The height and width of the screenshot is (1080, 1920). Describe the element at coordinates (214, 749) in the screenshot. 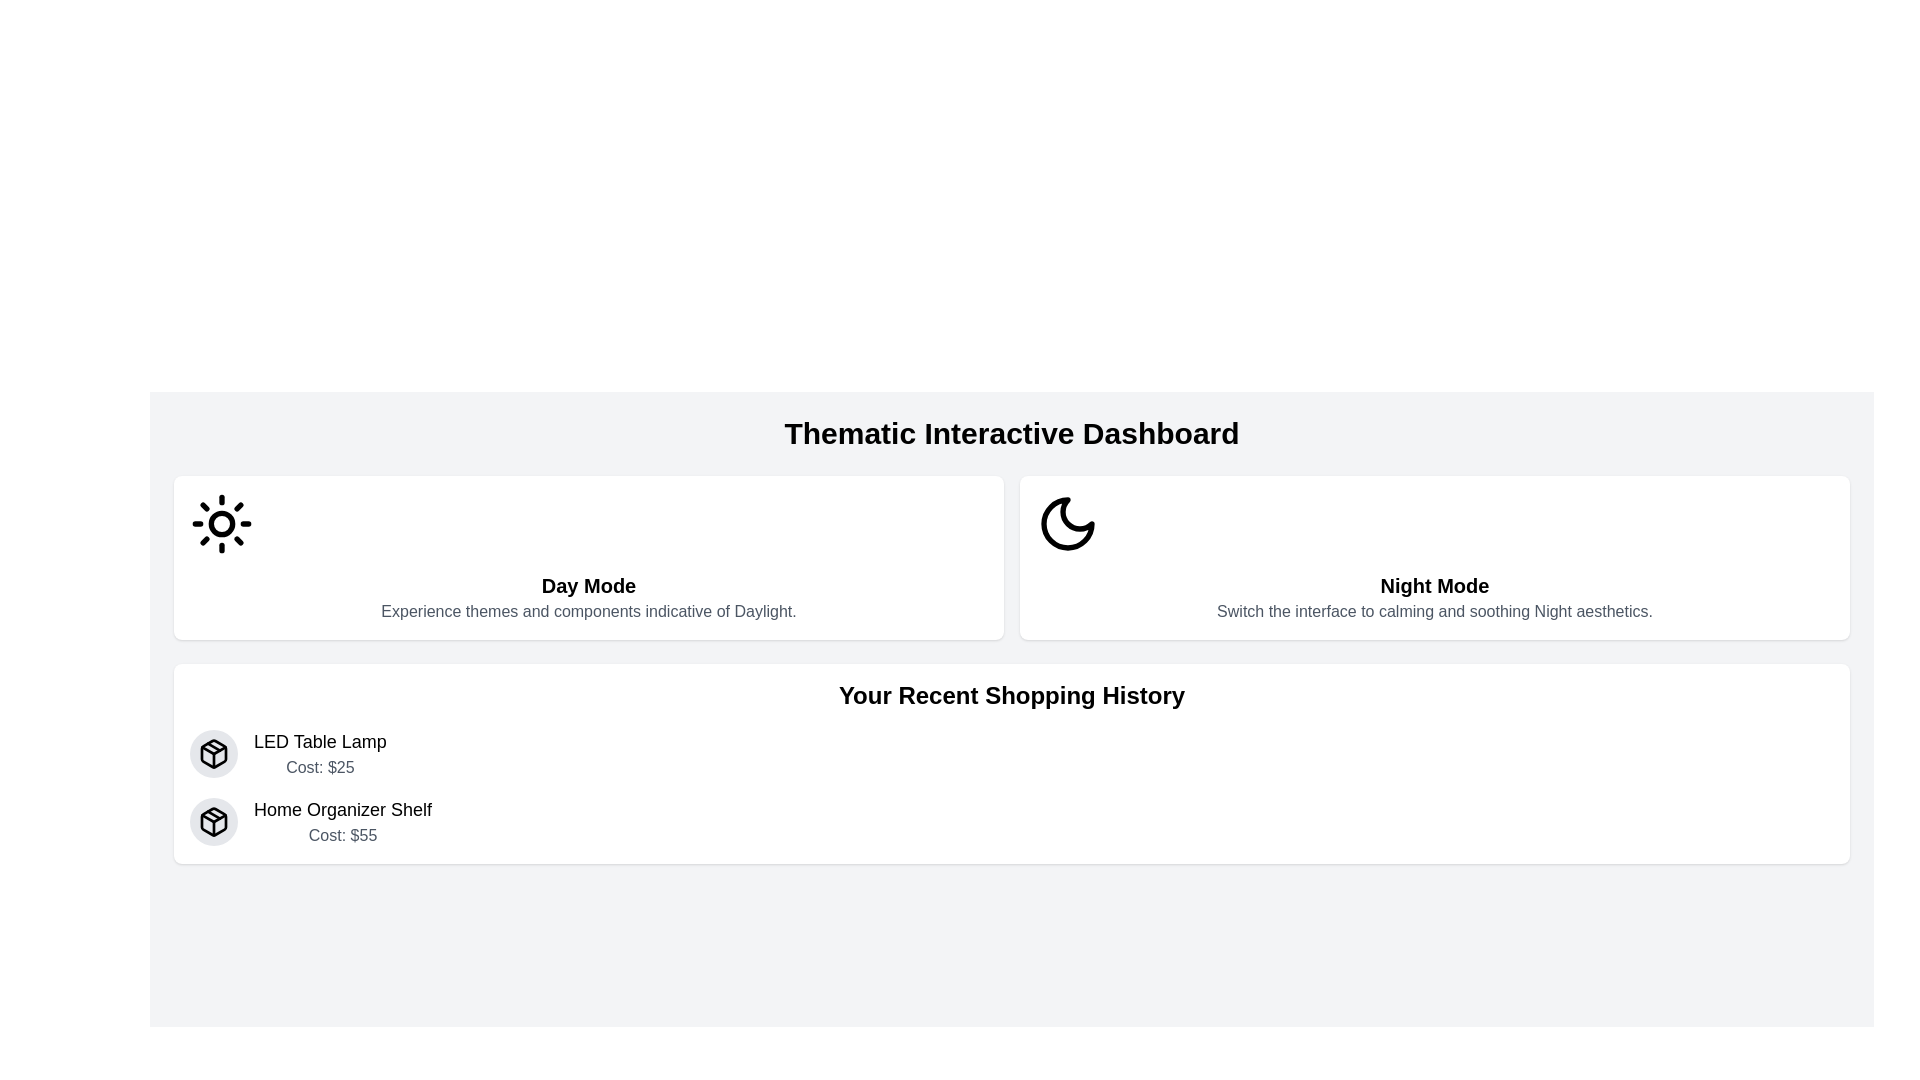

I see `the chevron-like icon located beside the text 'LED Table Lamp' in the 'Recent Shopping History' section` at that location.